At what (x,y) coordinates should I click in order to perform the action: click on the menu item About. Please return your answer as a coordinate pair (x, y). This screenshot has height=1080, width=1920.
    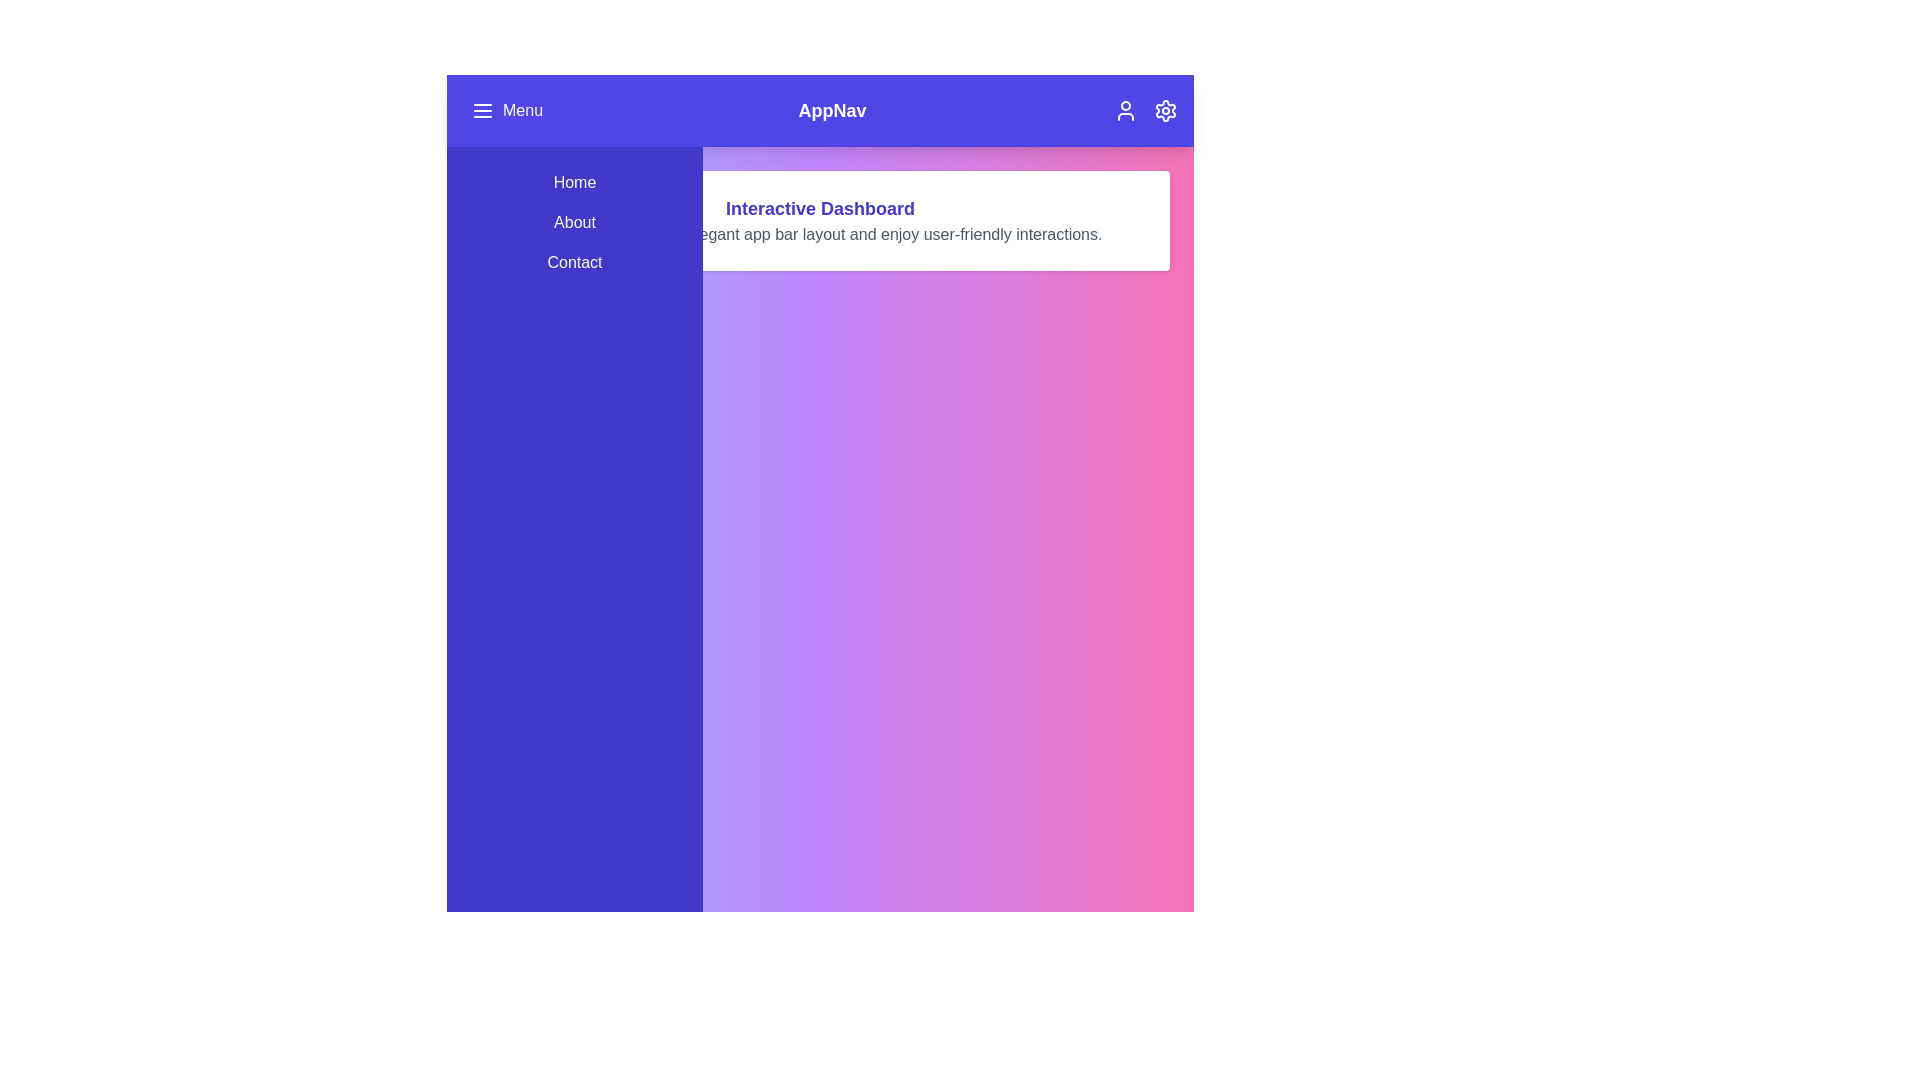
    Looking at the image, I should click on (574, 223).